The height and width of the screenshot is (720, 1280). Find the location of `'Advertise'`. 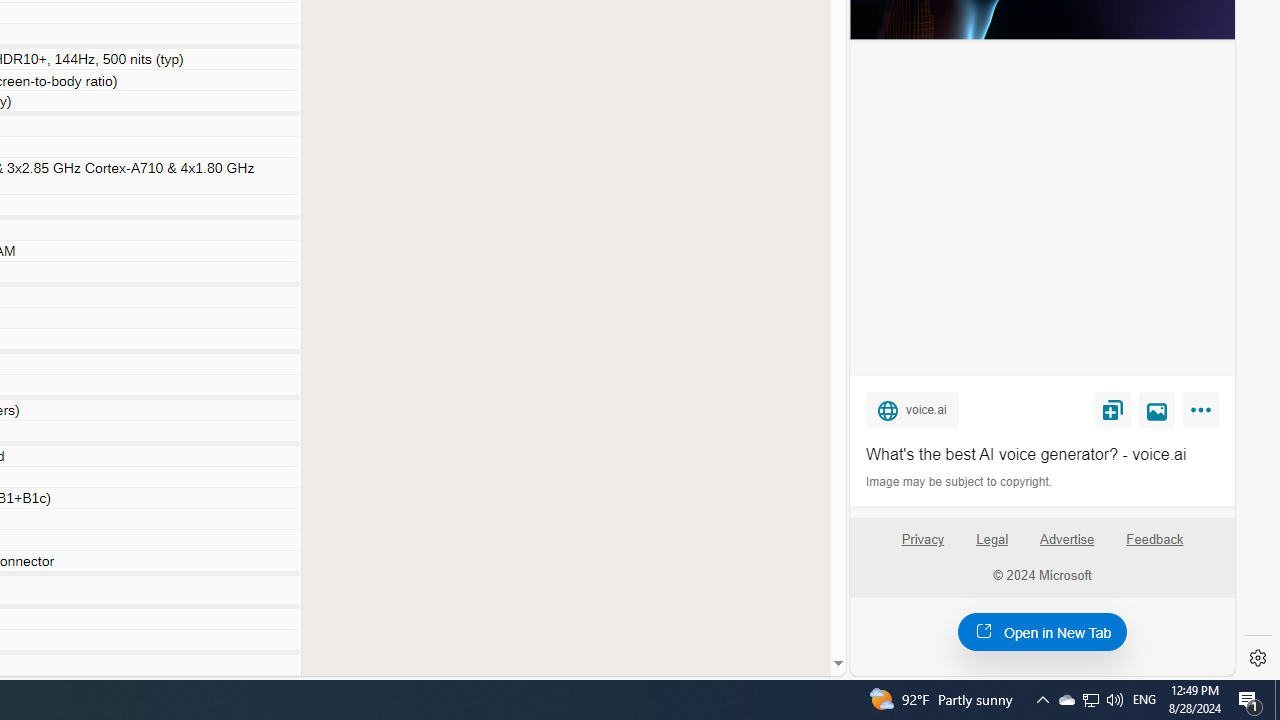

'Advertise' is located at coordinates (1065, 538).